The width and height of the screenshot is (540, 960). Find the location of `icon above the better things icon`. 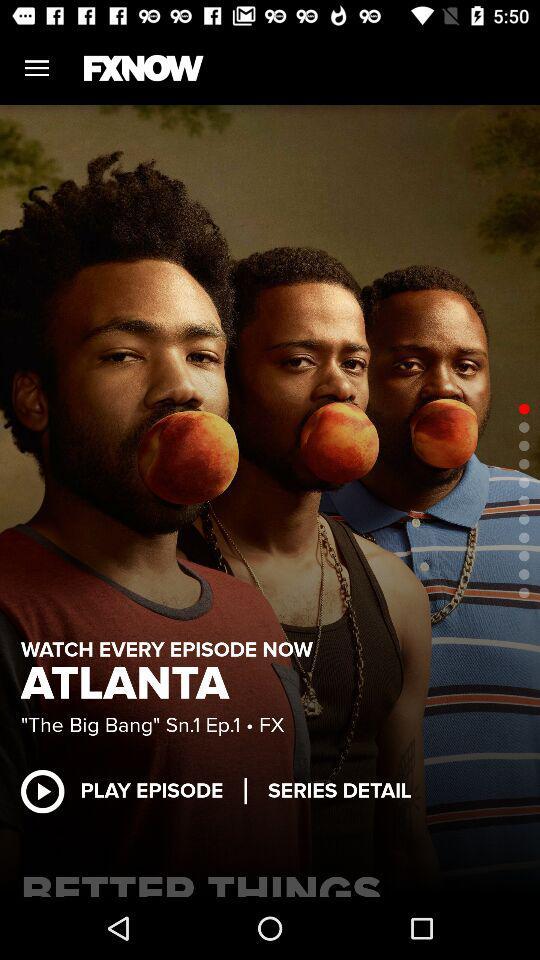

icon above the better things icon is located at coordinates (132, 791).